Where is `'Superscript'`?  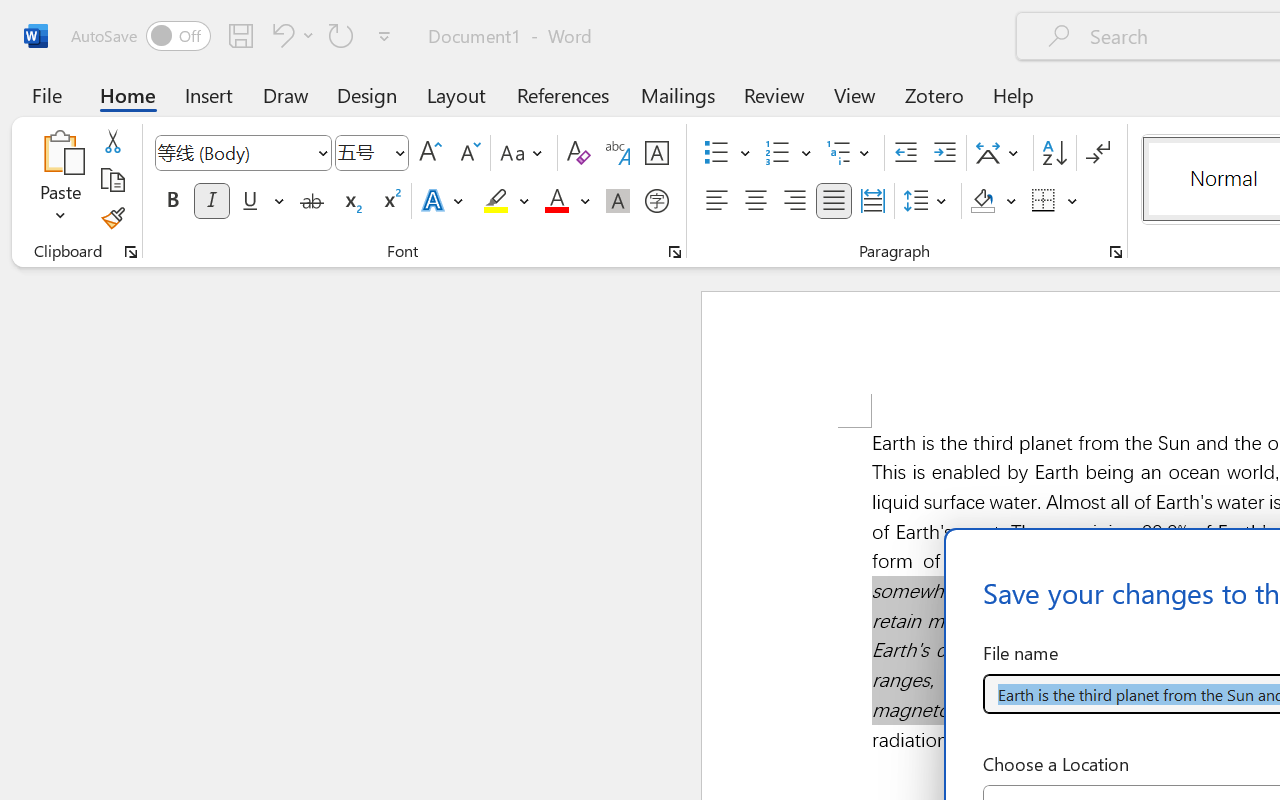 'Superscript' is located at coordinates (390, 201).